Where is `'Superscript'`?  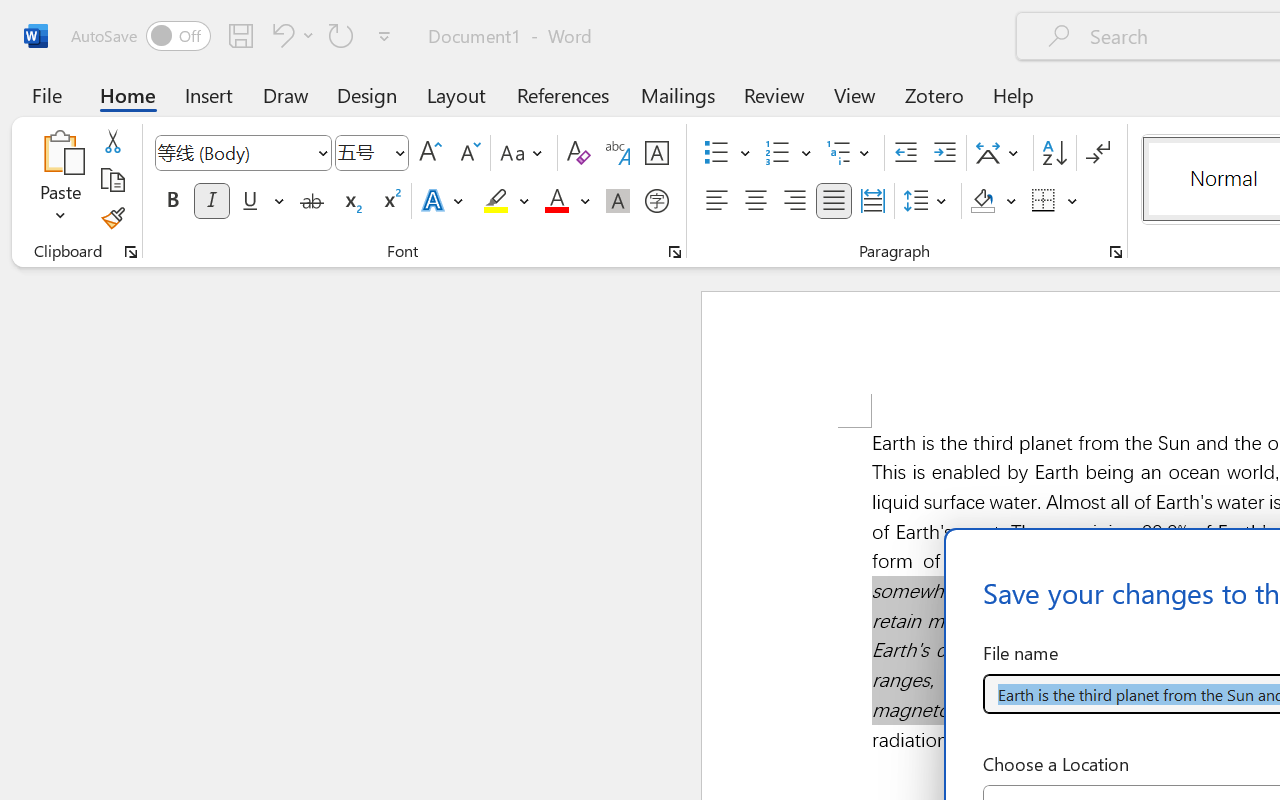 'Superscript' is located at coordinates (390, 201).